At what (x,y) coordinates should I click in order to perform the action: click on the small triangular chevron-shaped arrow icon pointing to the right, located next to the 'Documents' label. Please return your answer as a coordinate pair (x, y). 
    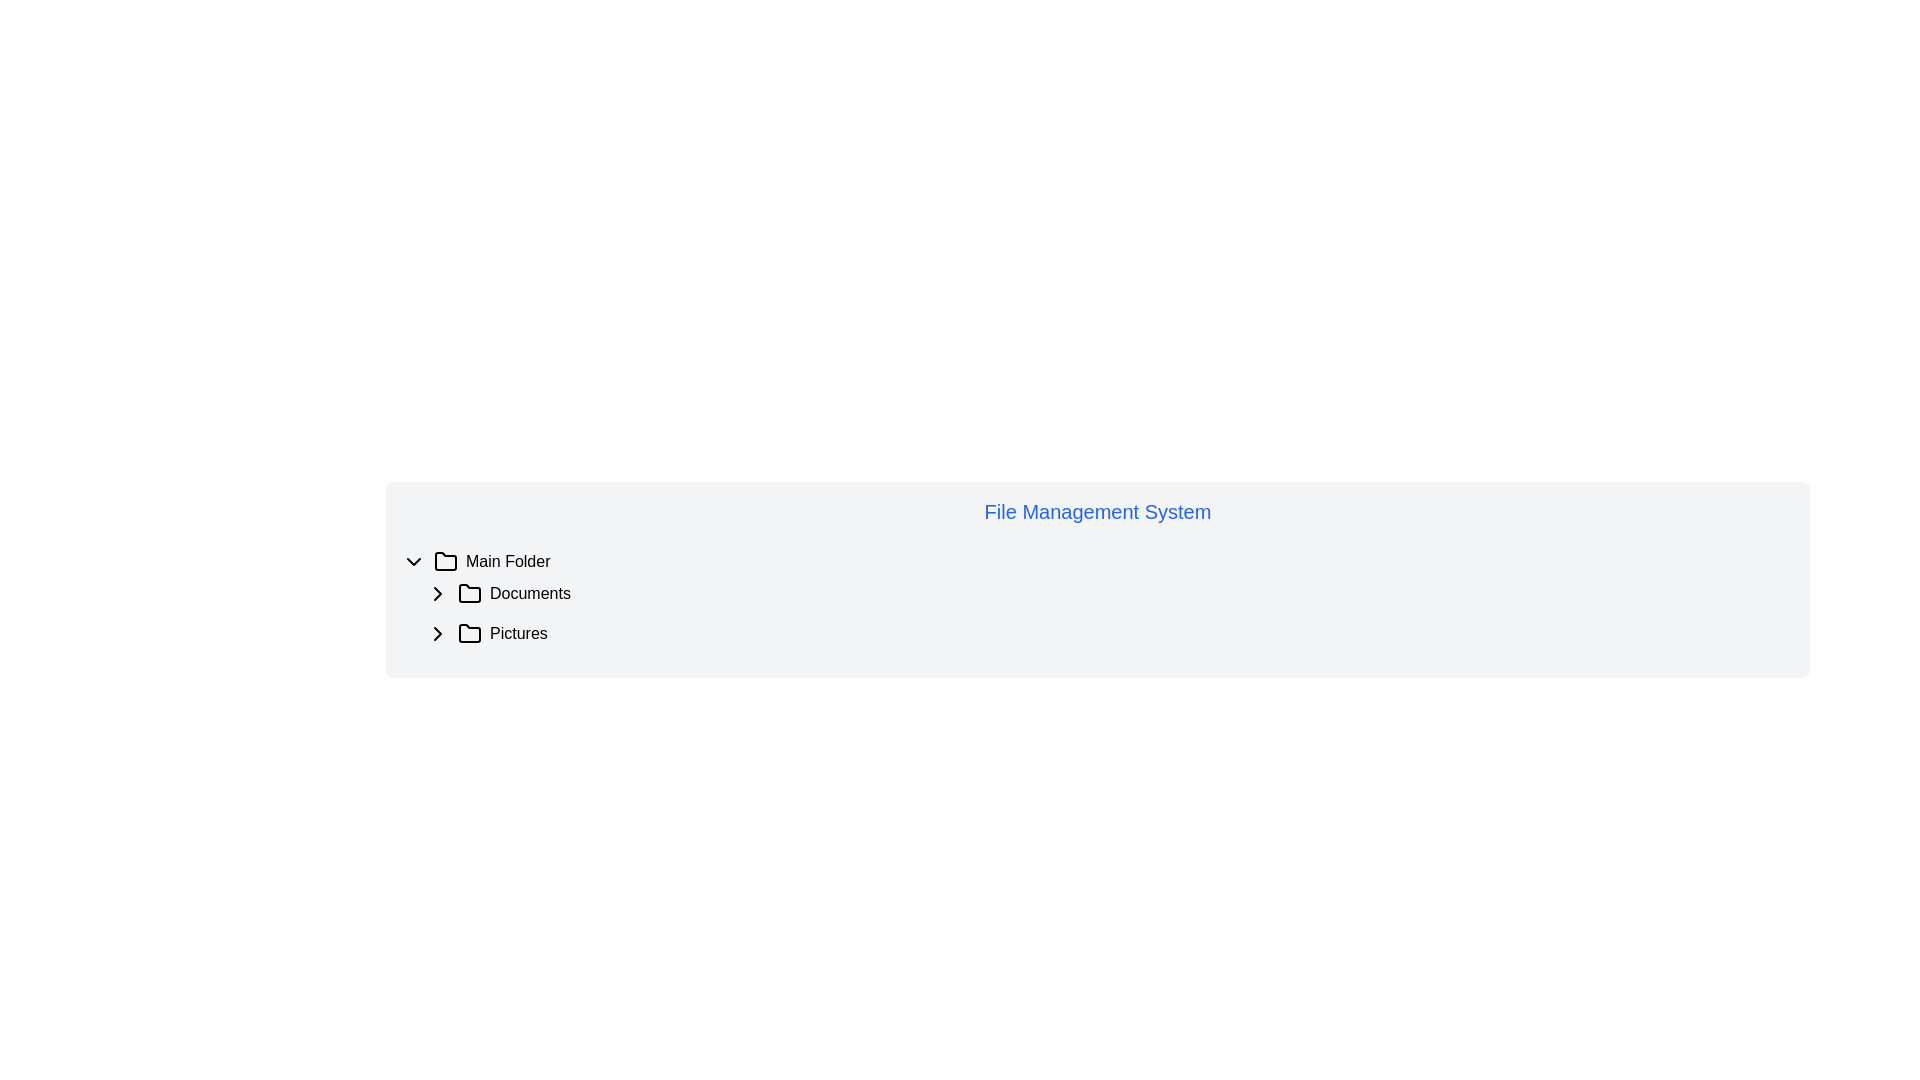
    Looking at the image, I should click on (436, 593).